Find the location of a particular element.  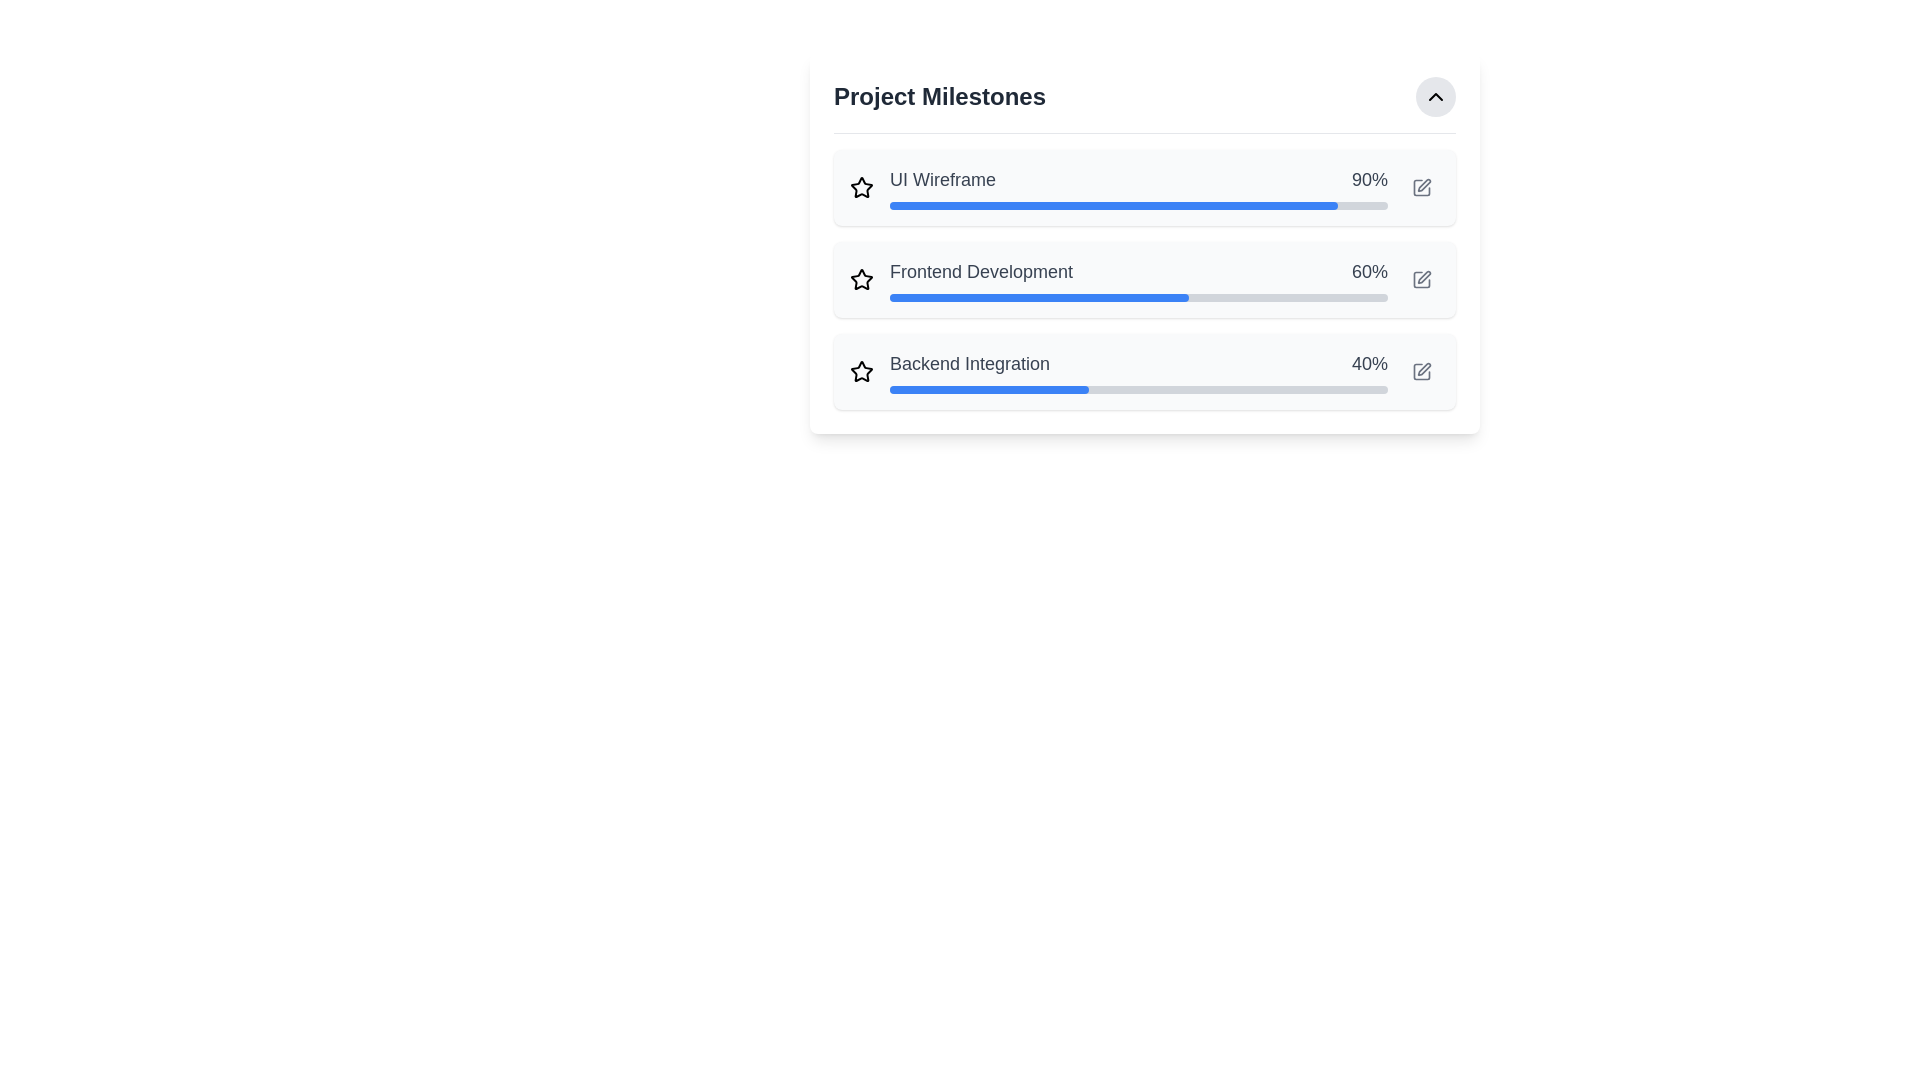

the static text label that serves as a heading for a progress bar, positioned at the top-left part of its row is located at coordinates (942, 180).